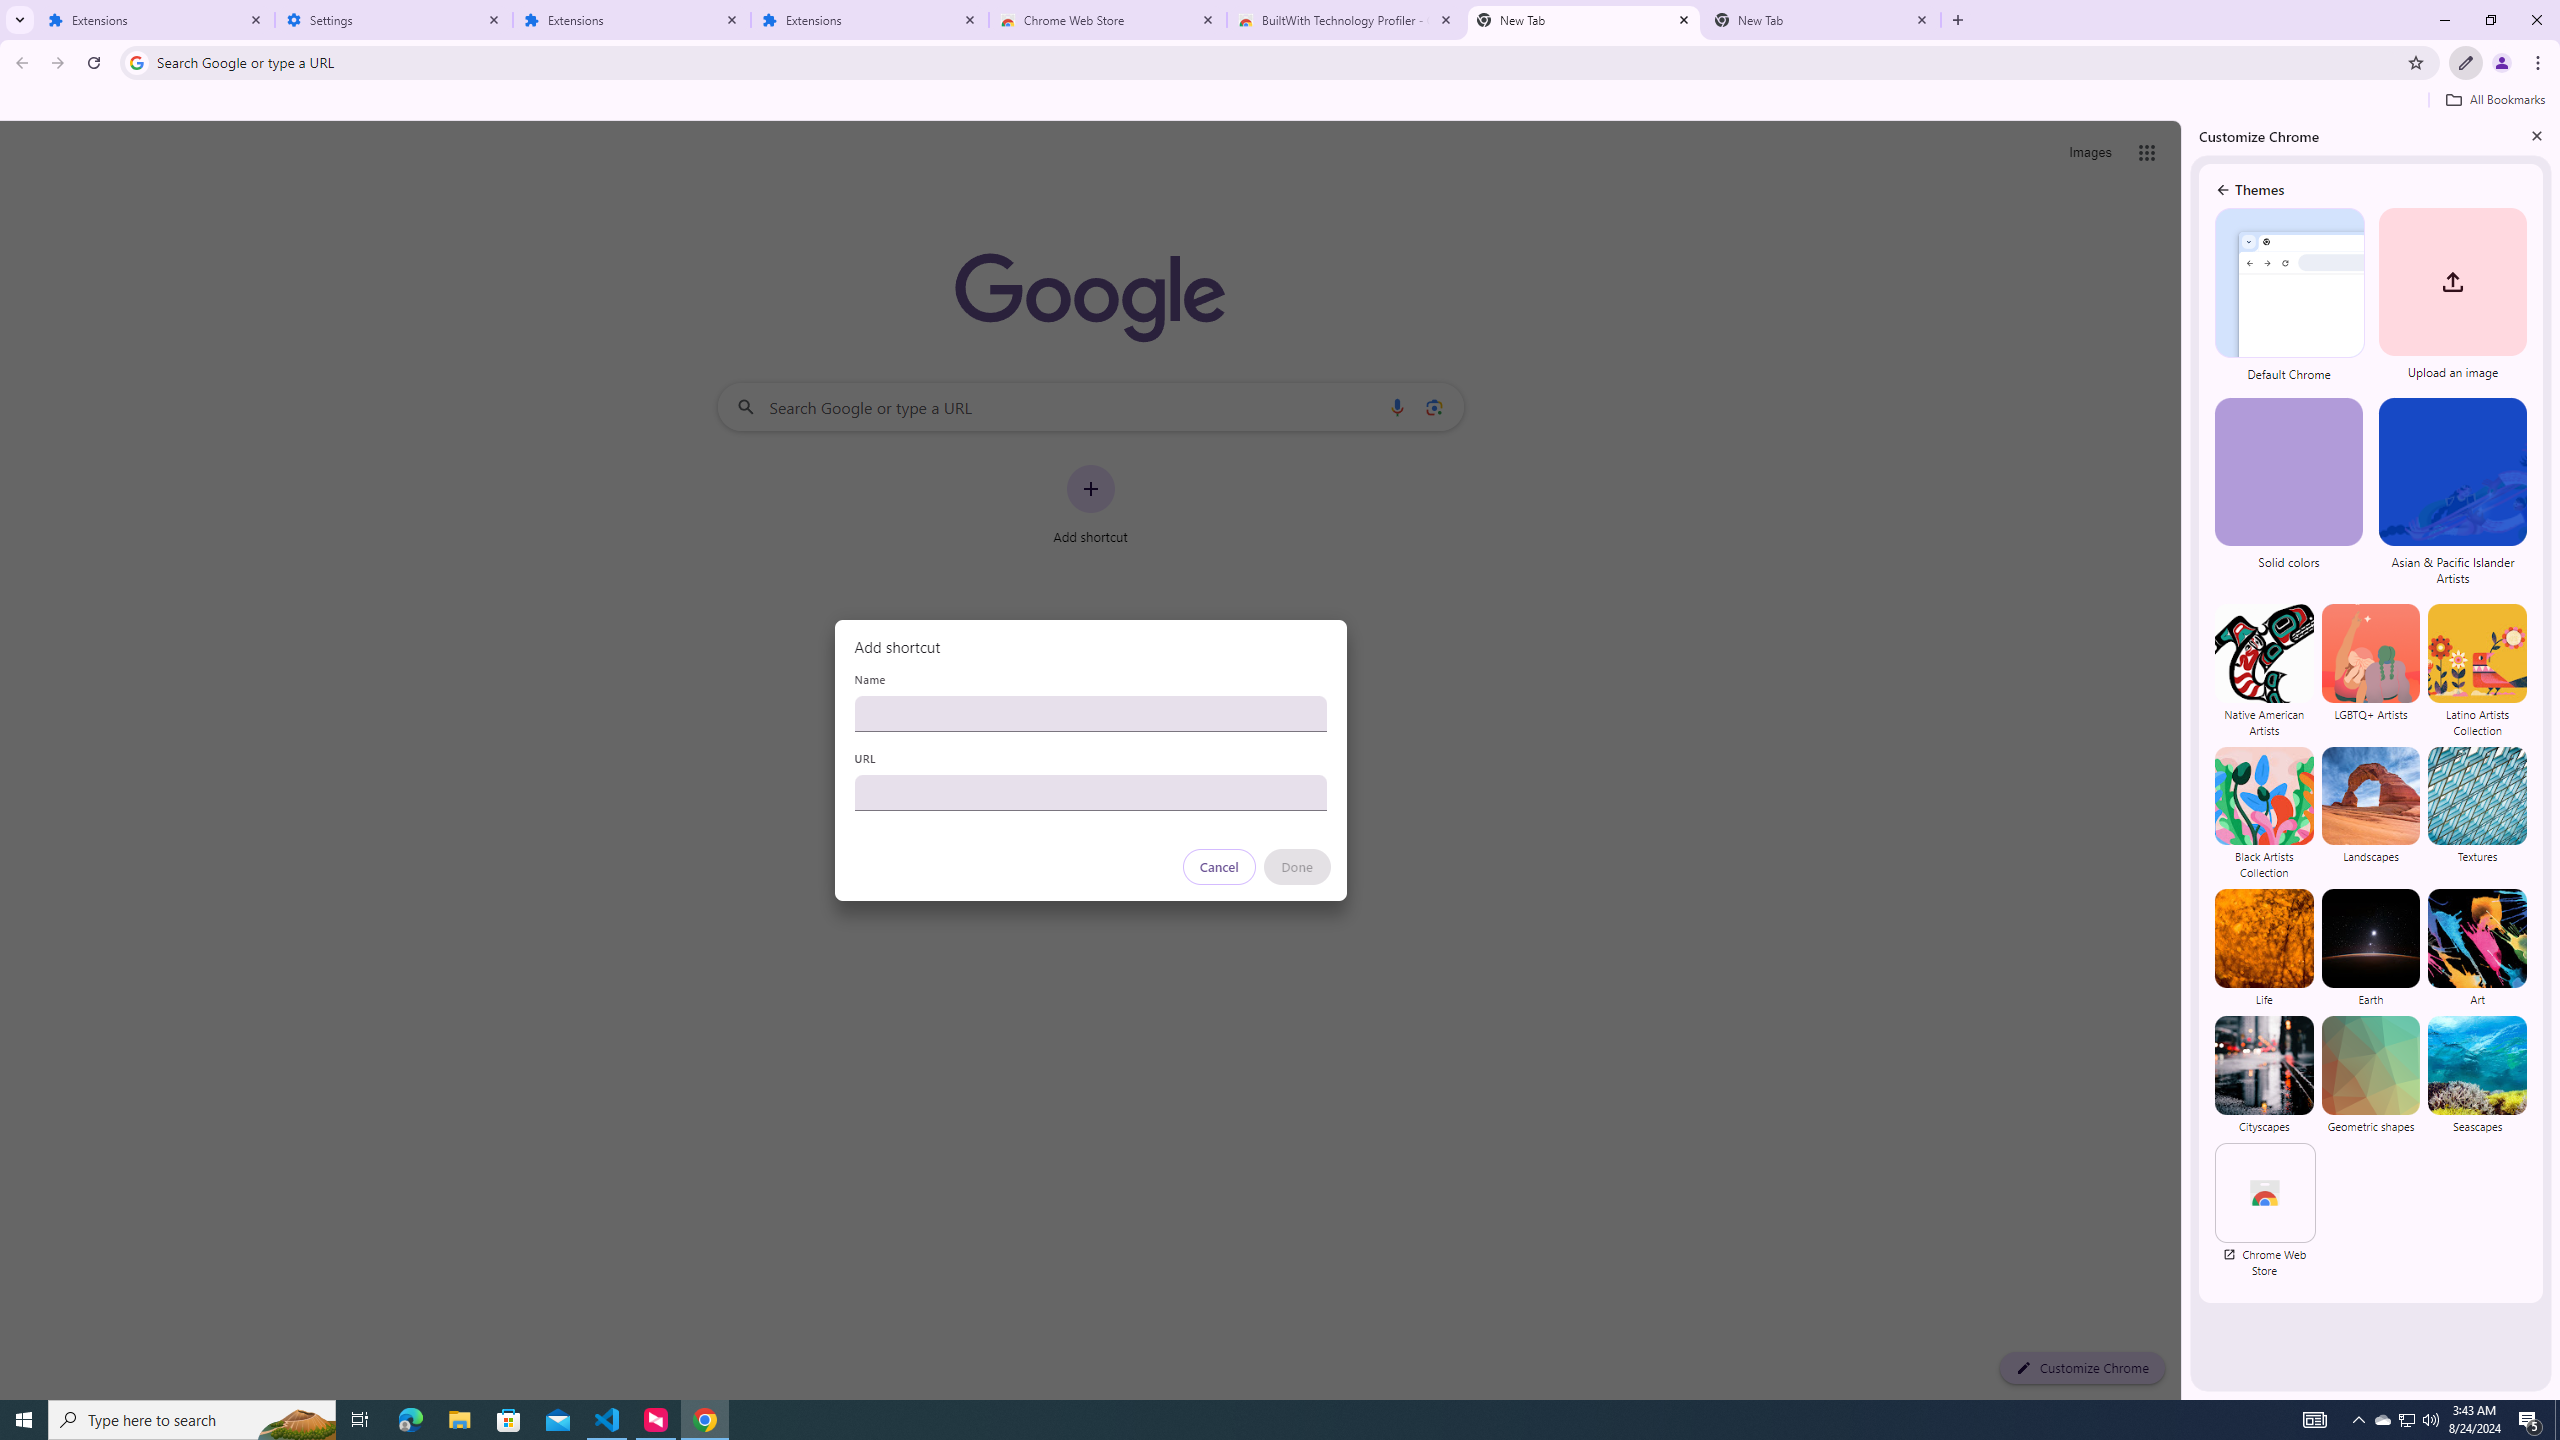  What do you see at coordinates (2290, 295) in the screenshot?
I see `'Default Chrome'` at bounding box center [2290, 295].